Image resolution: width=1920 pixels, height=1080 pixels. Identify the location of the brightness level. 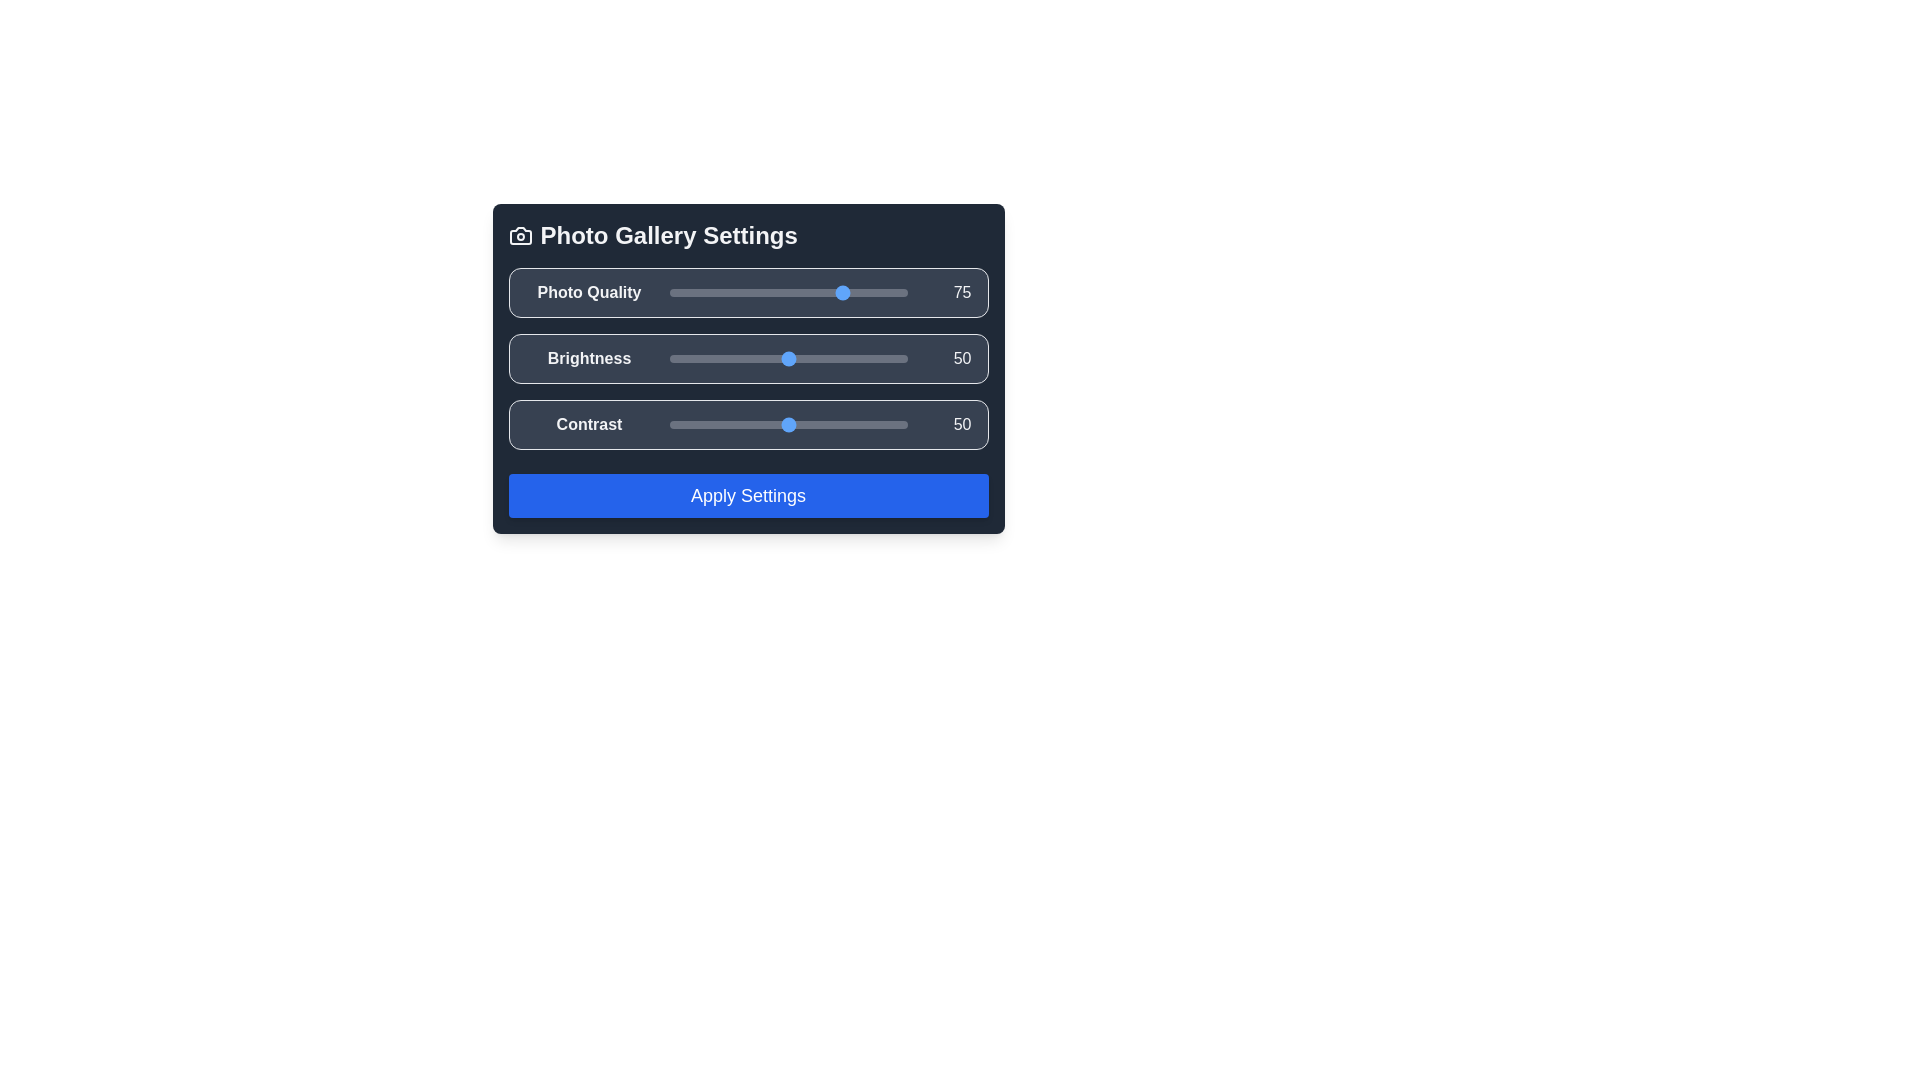
(681, 357).